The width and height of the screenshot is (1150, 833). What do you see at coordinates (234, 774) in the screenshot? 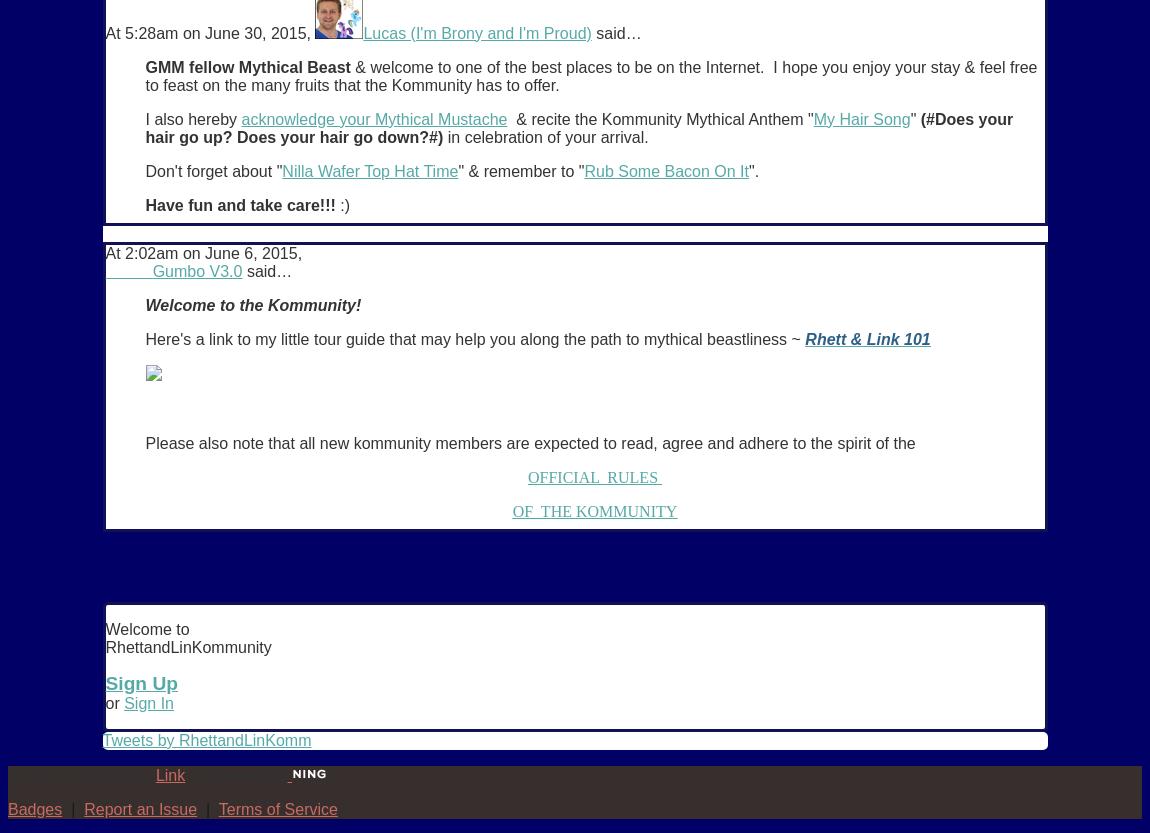
I see `'.             
    Powered by'` at bounding box center [234, 774].